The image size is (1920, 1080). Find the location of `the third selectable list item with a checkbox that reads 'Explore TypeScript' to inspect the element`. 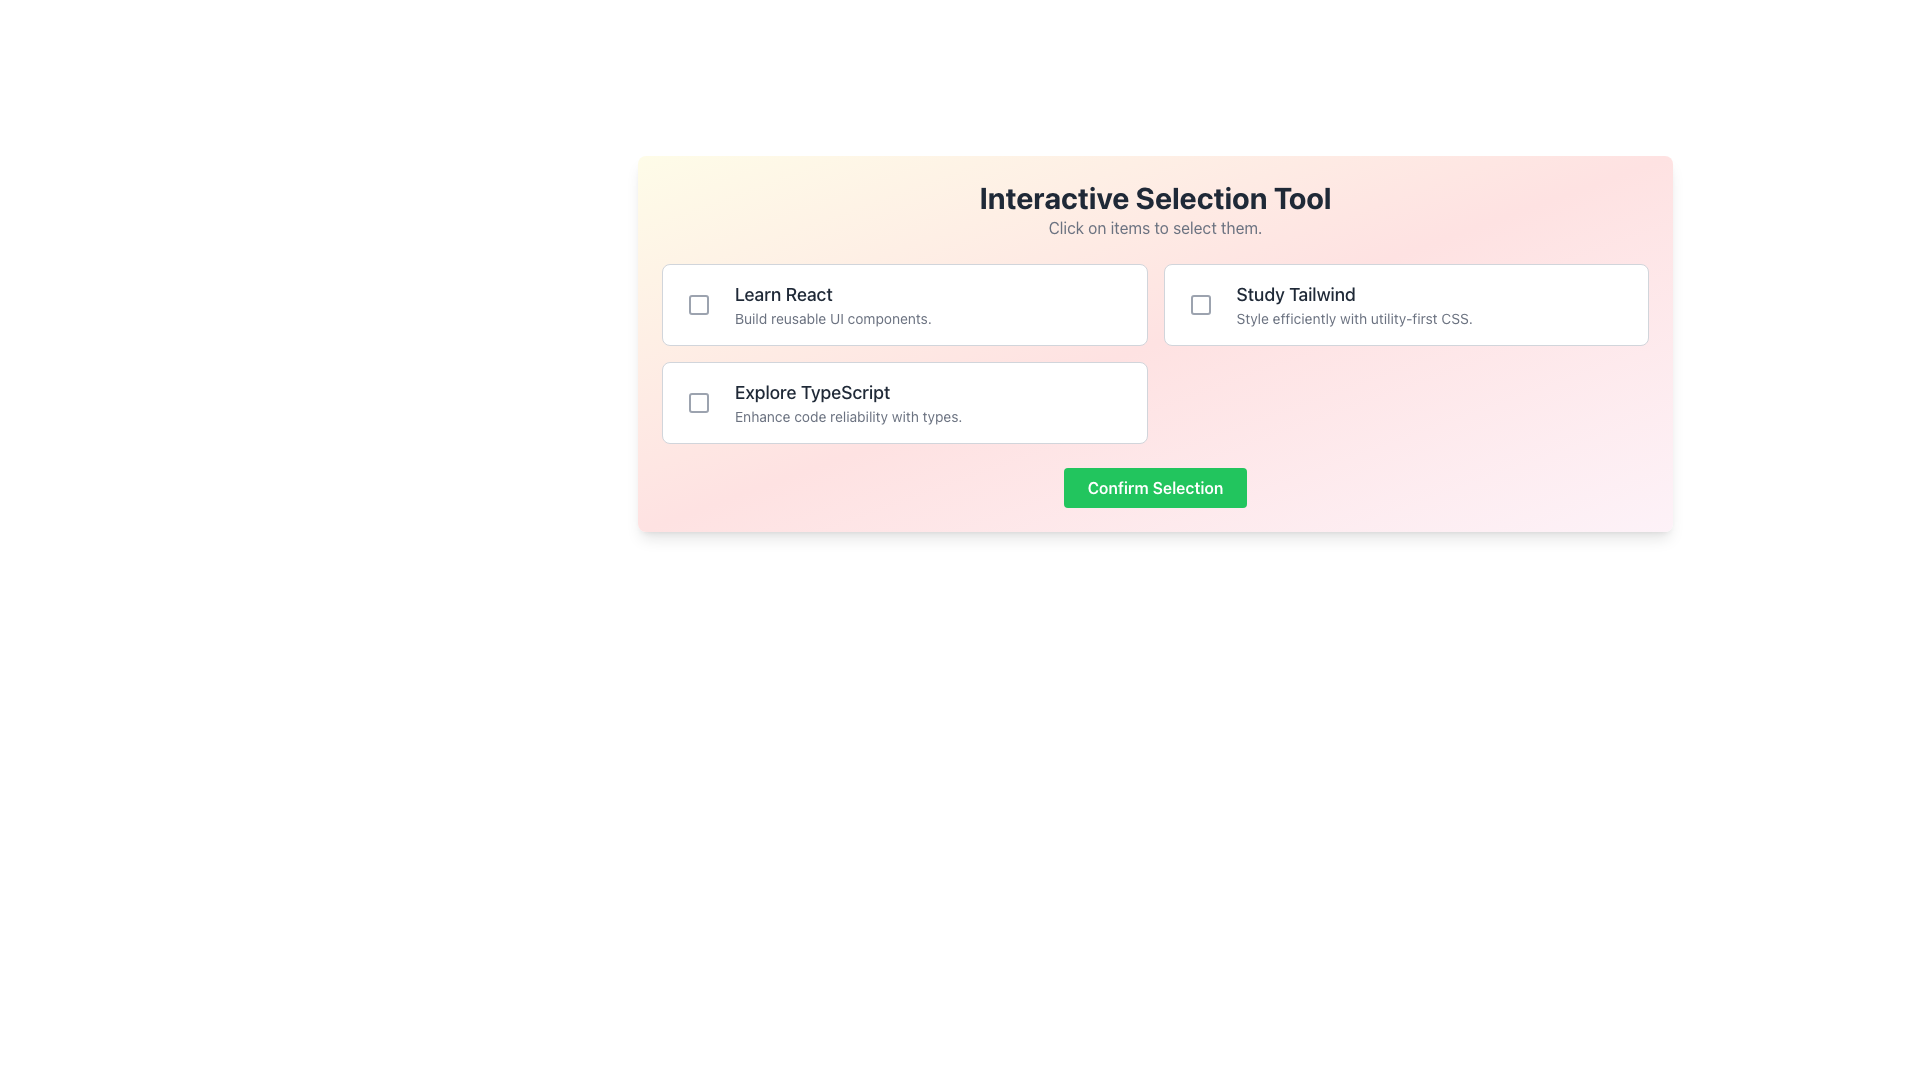

the third selectable list item with a checkbox that reads 'Explore TypeScript' to inspect the element is located at coordinates (903, 402).